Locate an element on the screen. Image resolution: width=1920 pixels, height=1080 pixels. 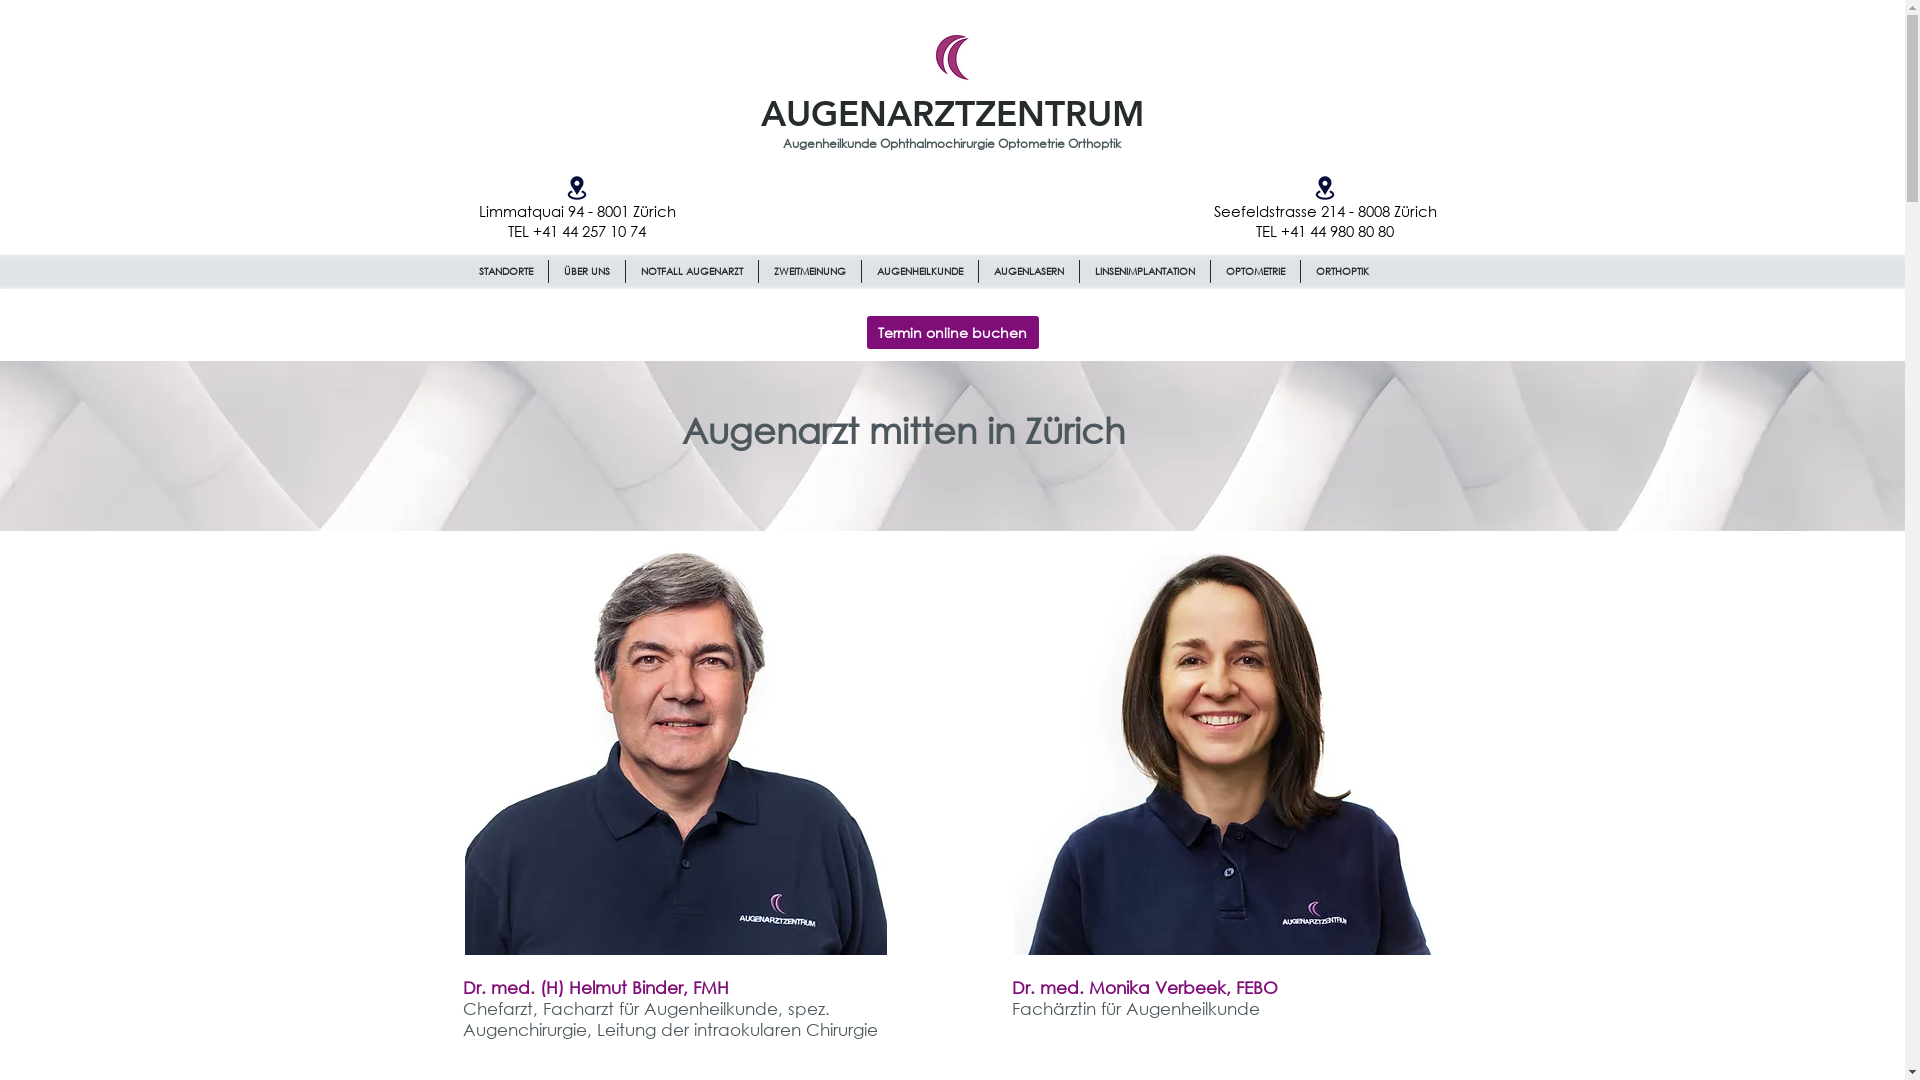
'AUGENLASERN' is located at coordinates (1027, 271).